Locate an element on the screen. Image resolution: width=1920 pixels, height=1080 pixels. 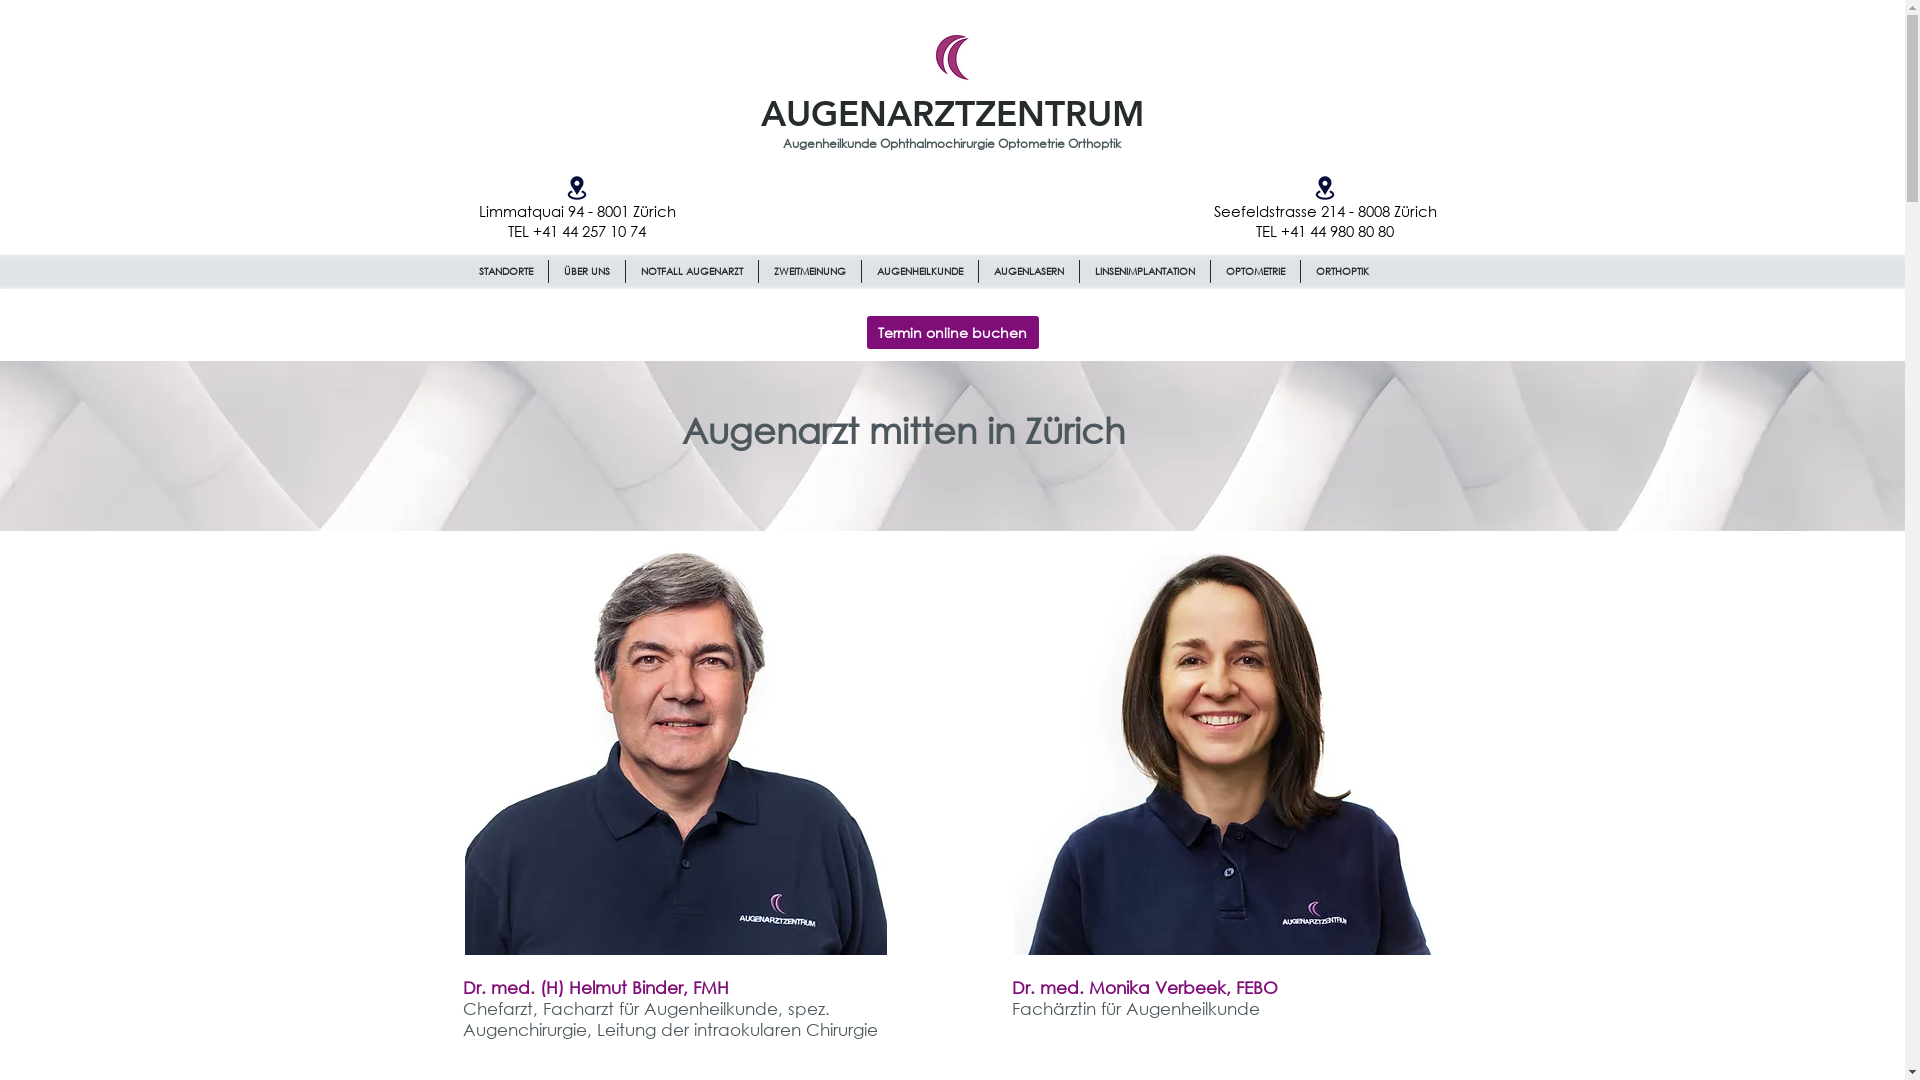
'AUGENLASERN' is located at coordinates (1027, 271).